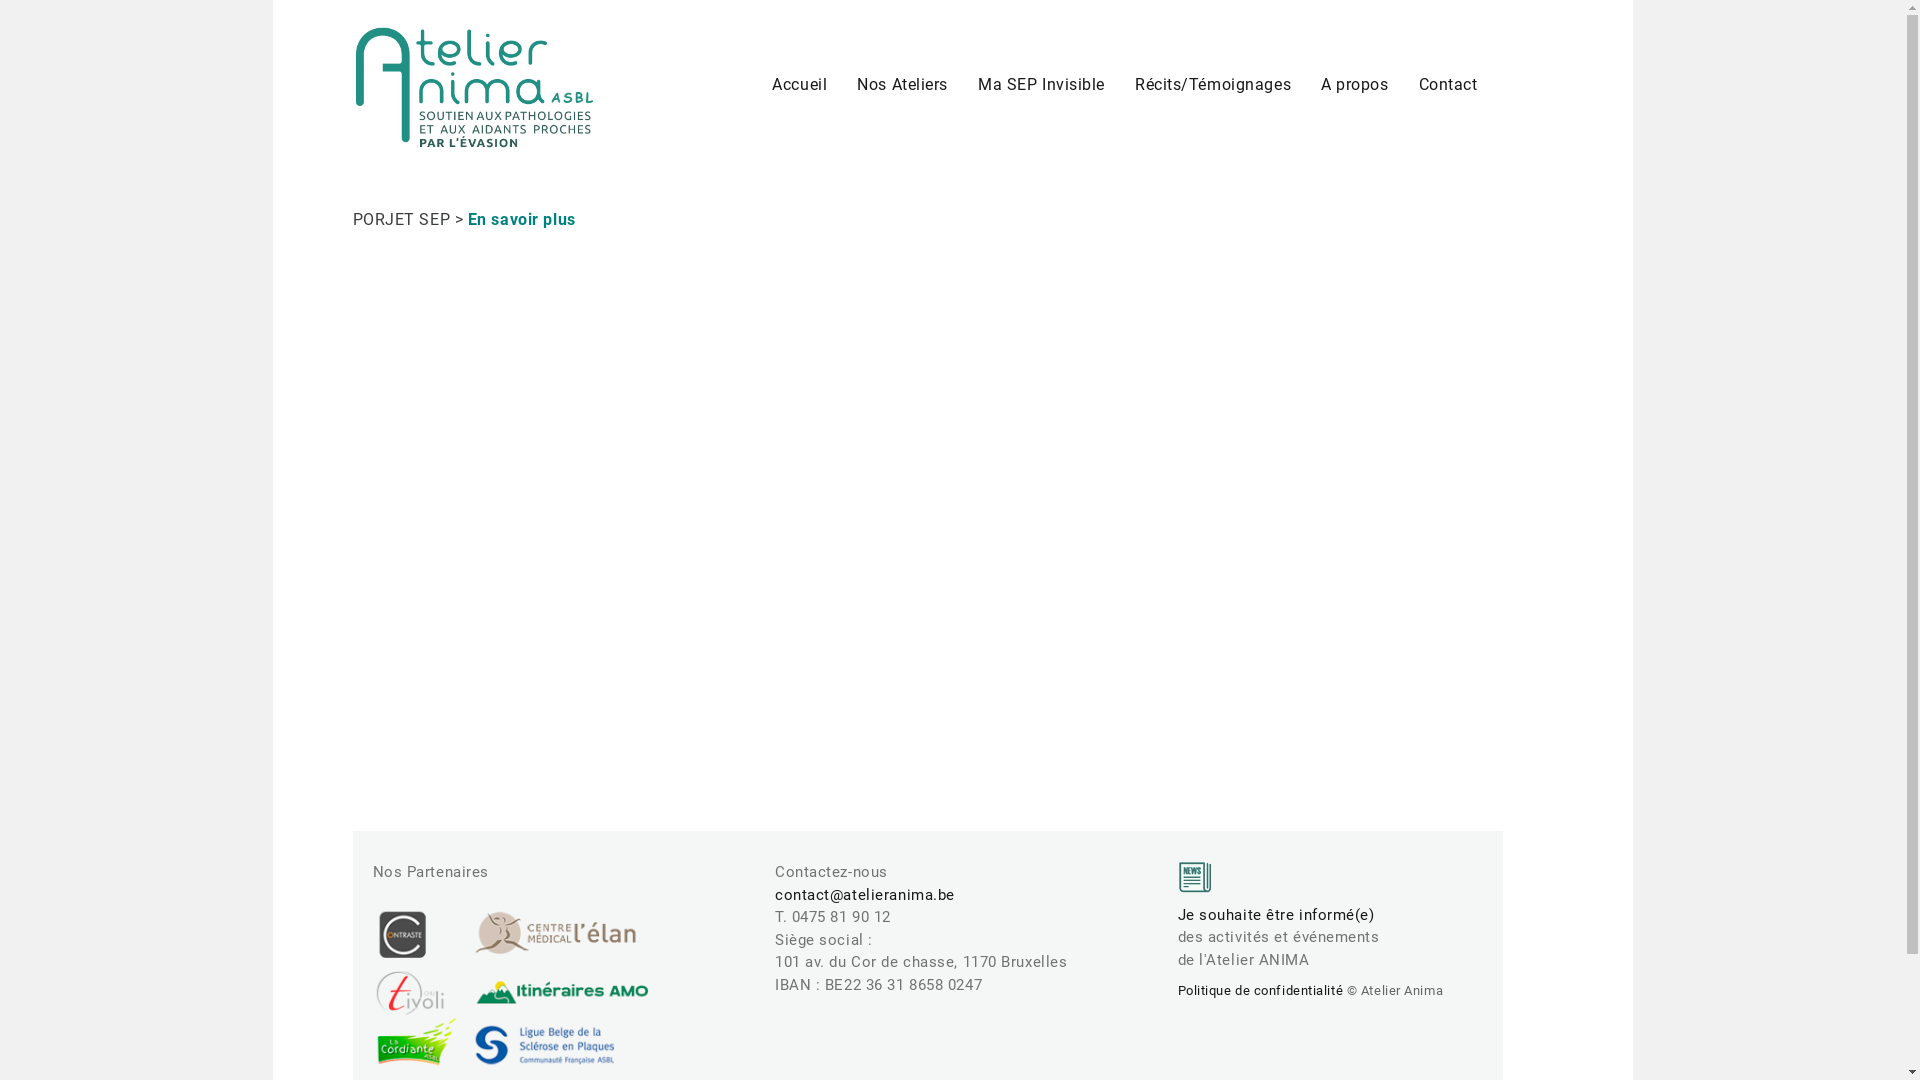  What do you see at coordinates (522, 219) in the screenshot?
I see `'En savoir plus'` at bounding box center [522, 219].